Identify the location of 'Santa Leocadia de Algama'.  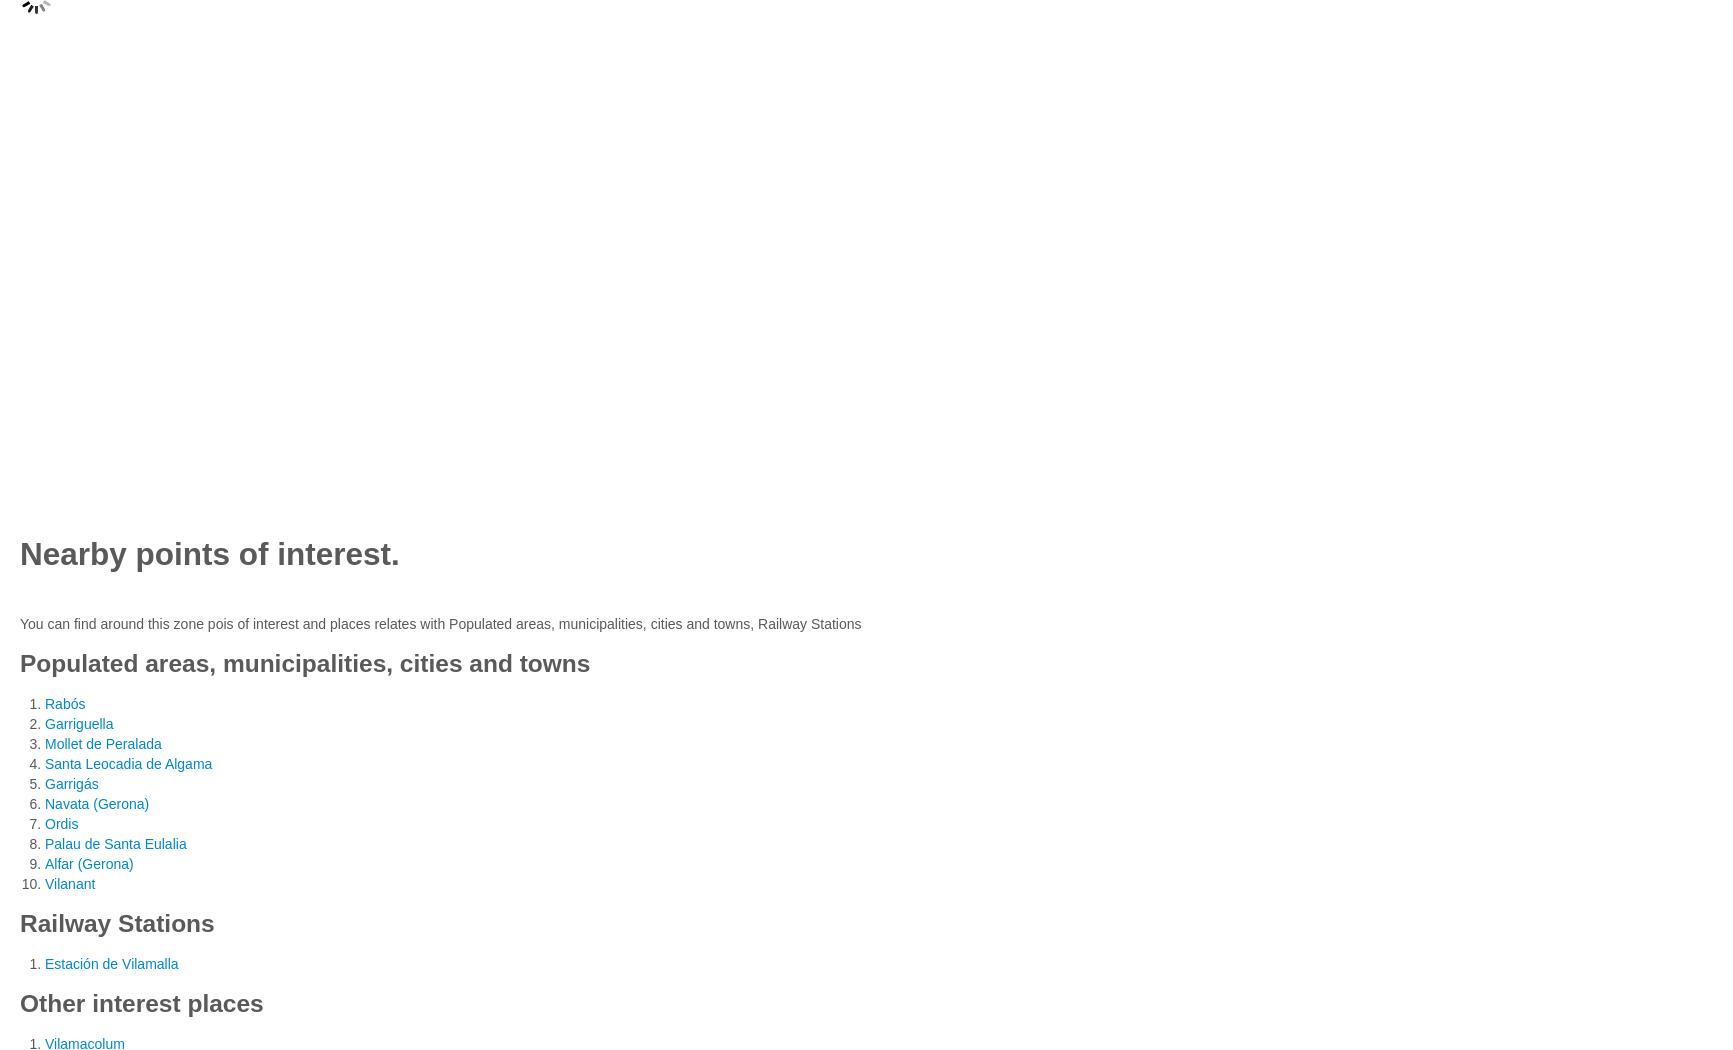
(128, 763).